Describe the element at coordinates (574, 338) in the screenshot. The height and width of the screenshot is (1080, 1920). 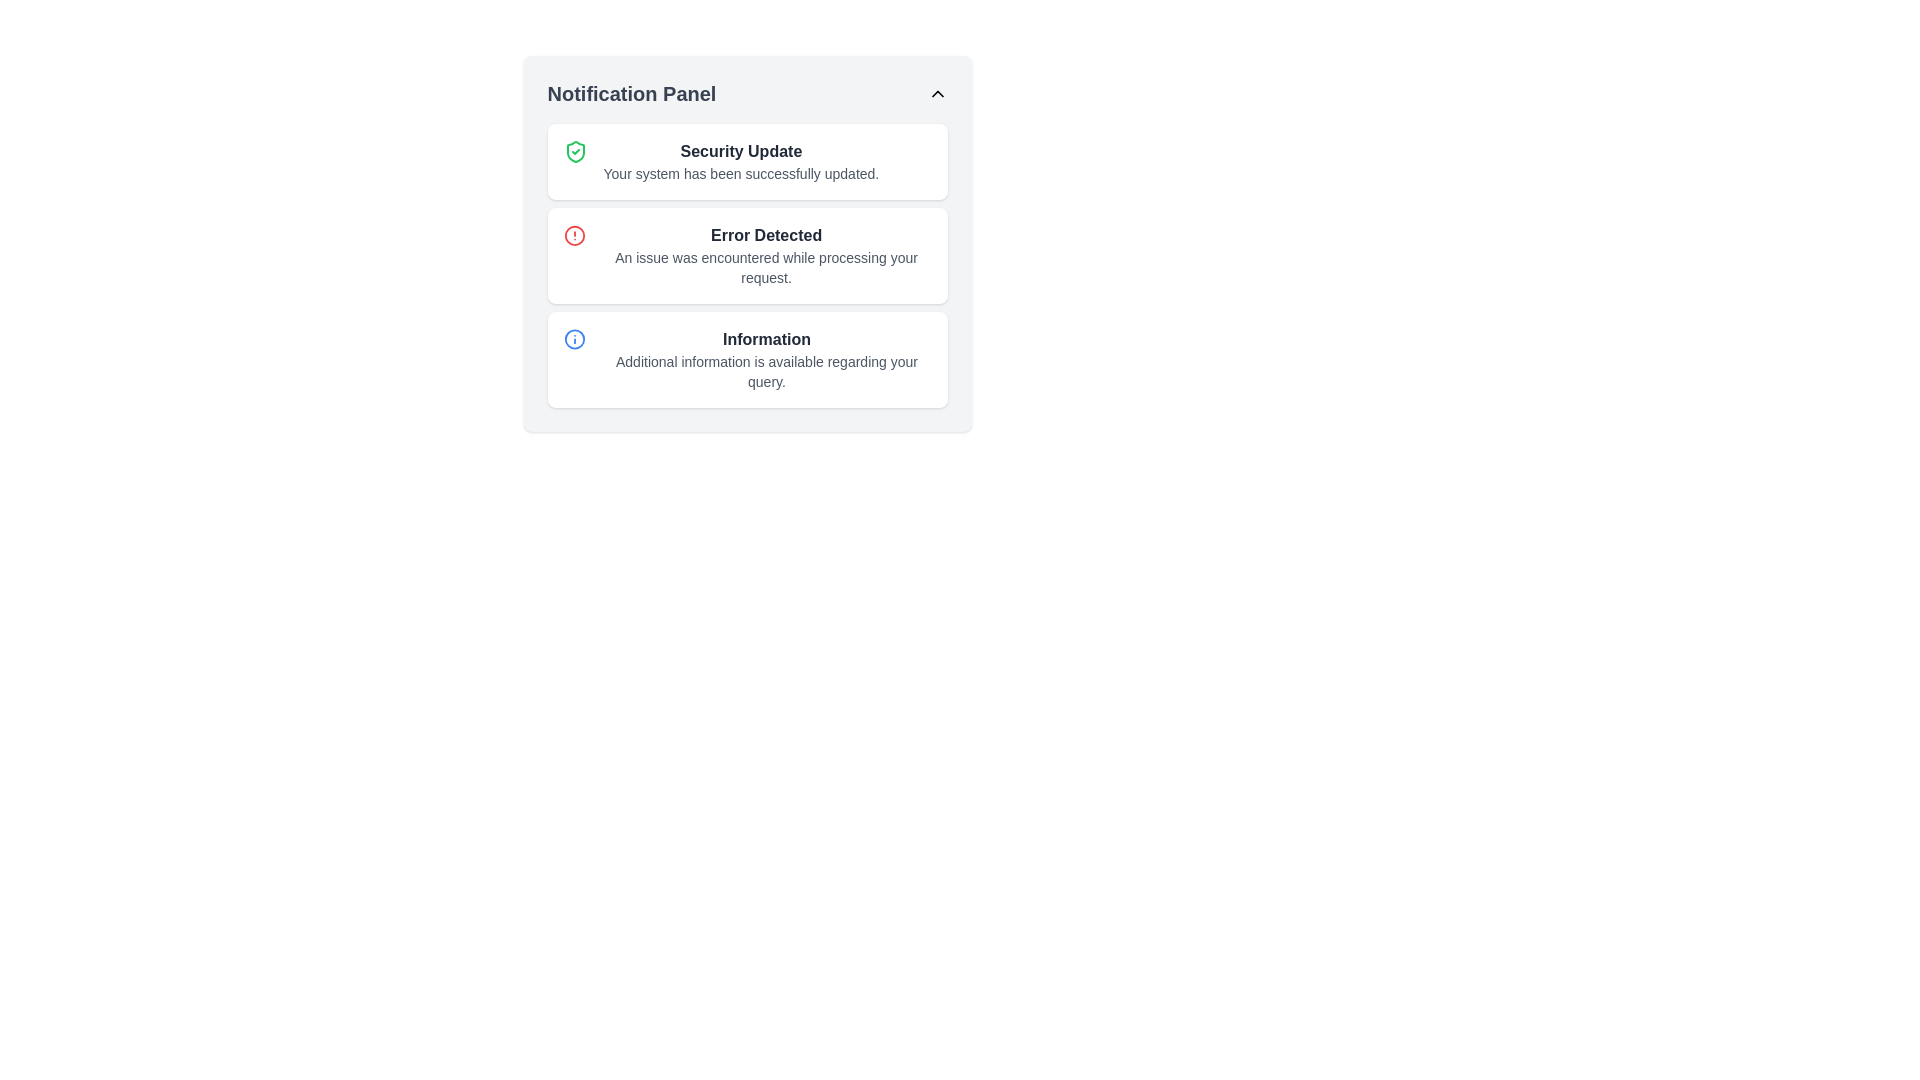
I see `the prominent circular Decorative icon located to the left of the text content under the 'Information' section in the notification panel` at that location.